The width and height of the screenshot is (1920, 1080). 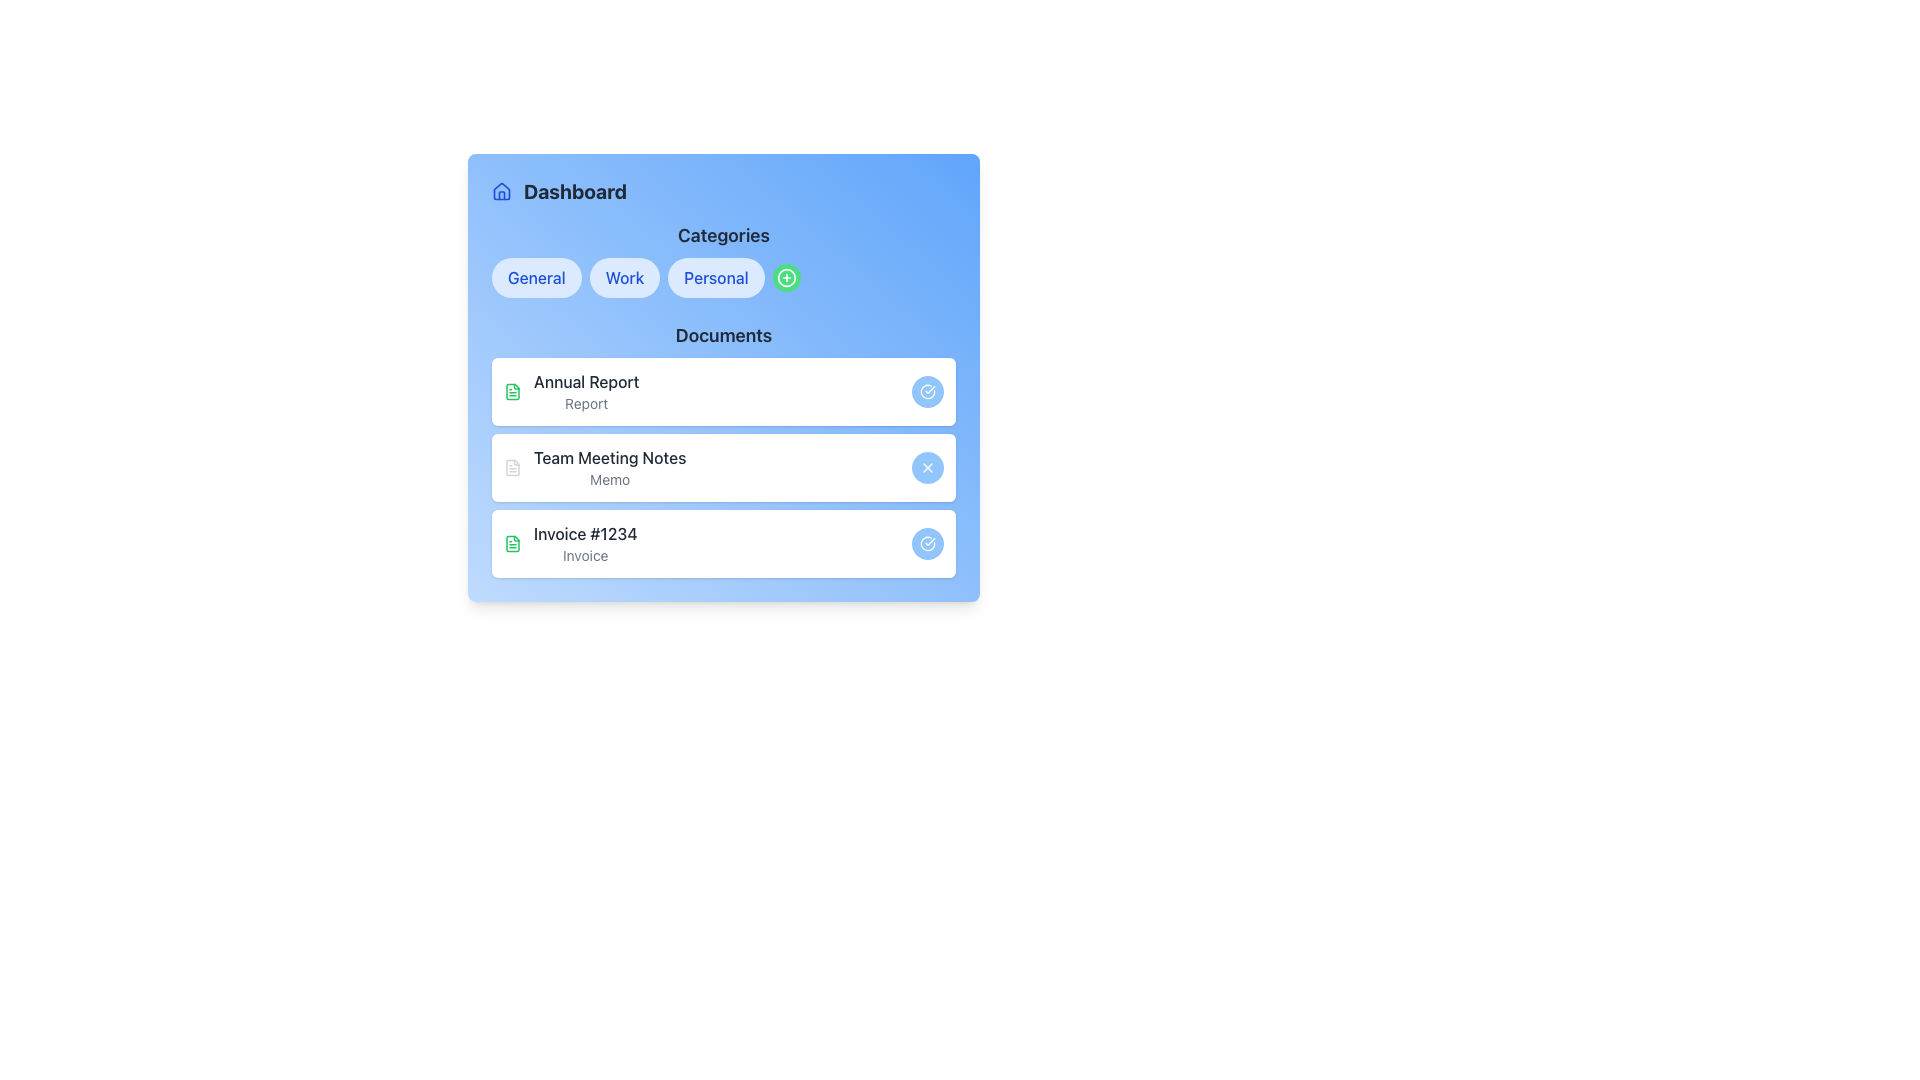 I want to click on the document entry labeled 'Team Meeting Notes', so click(x=609, y=467).